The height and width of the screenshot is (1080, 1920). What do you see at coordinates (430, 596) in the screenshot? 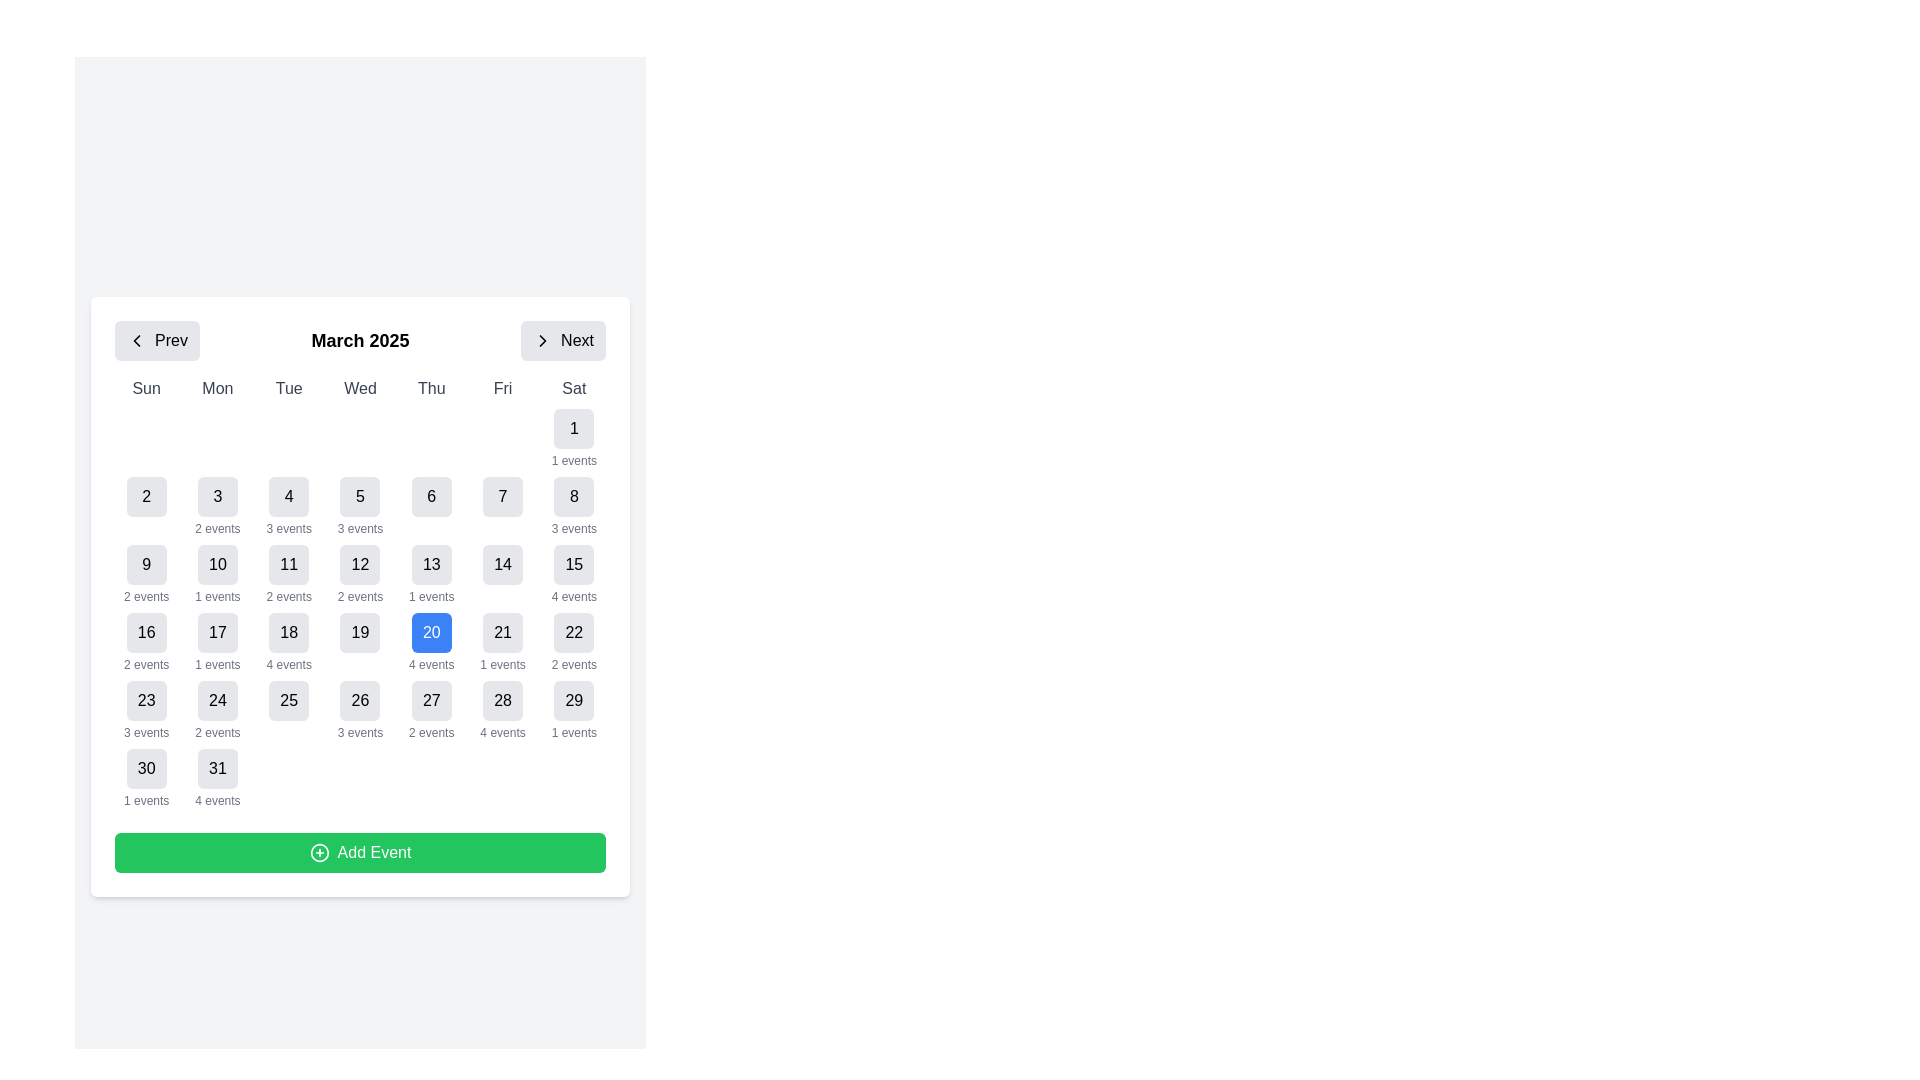
I see `the informational text label displaying '1 event', which is located directly below the calendar day representation for the date labeled '1'` at bounding box center [430, 596].